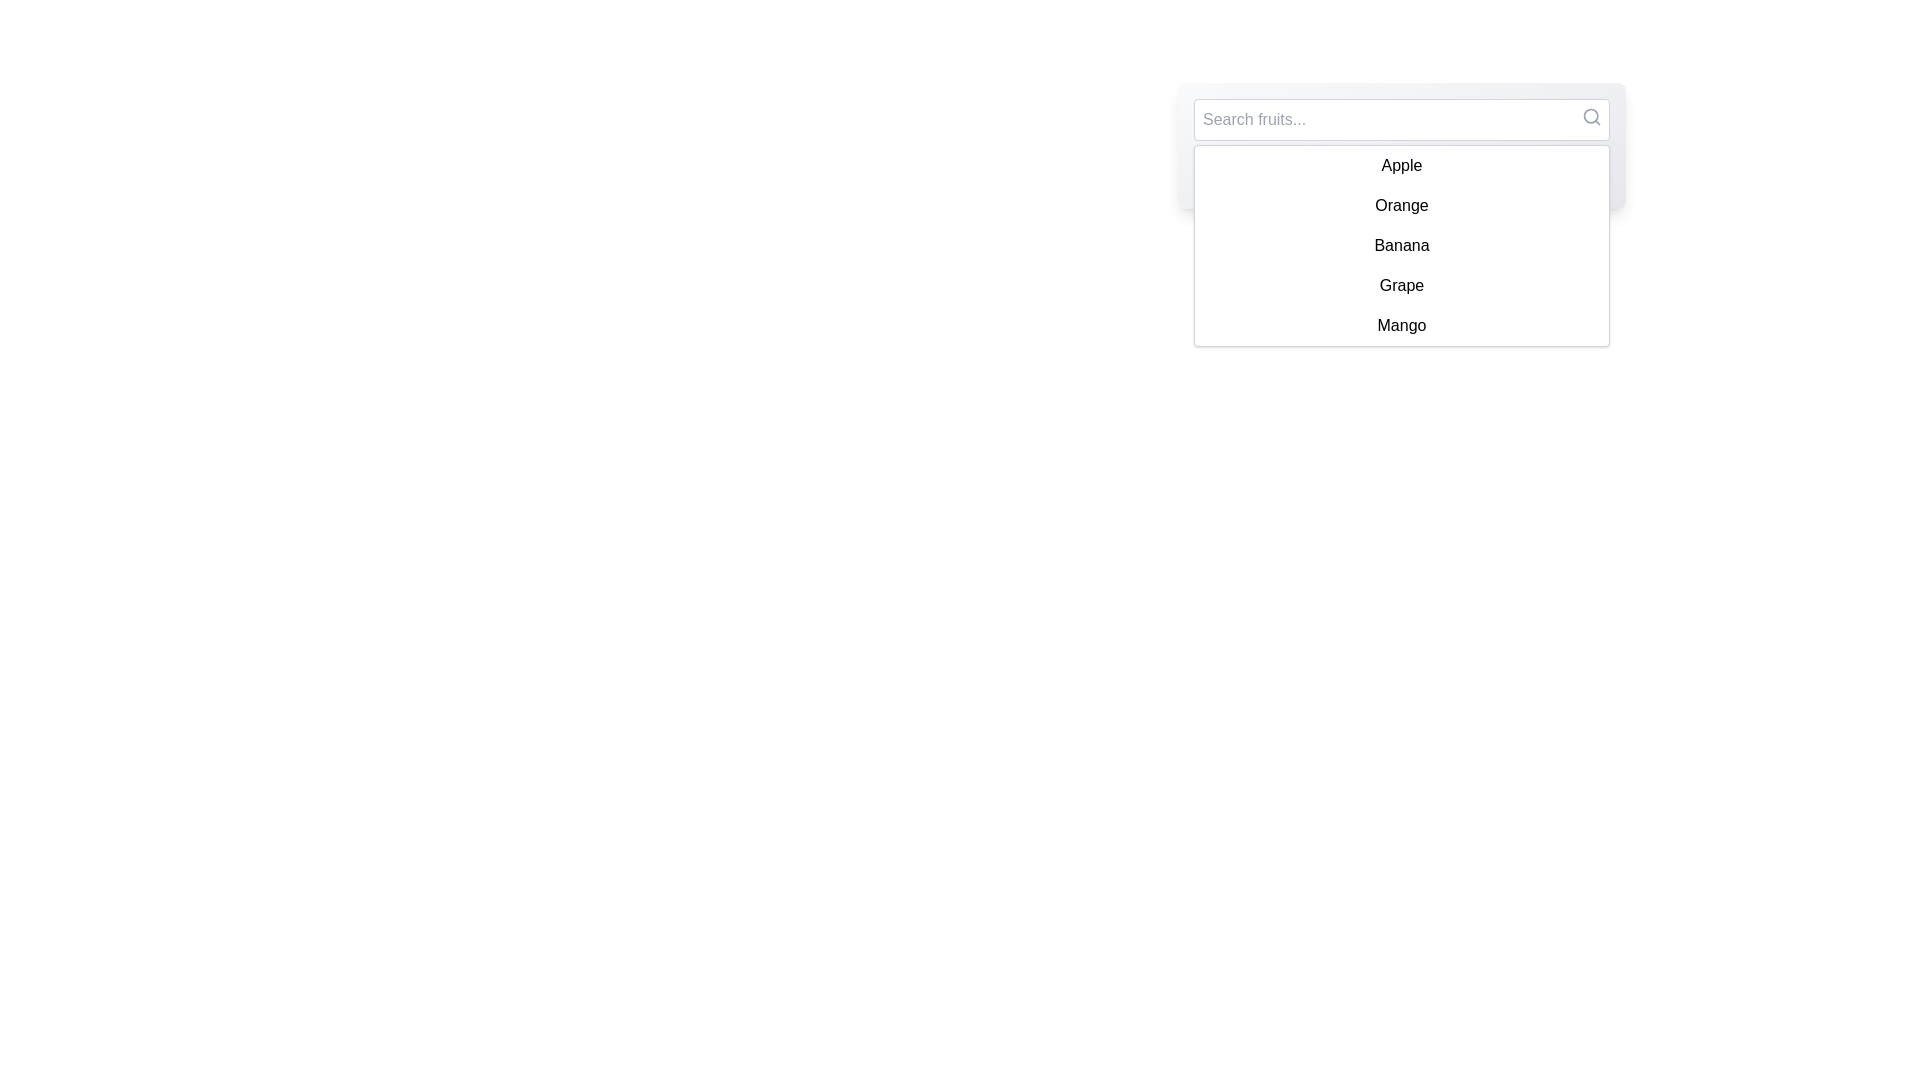 This screenshot has height=1080, width=1920. What do you see at coordinates (1400, 173) in the screenshot?
I see `text from the Text Label that serves as a header for the section displaying selected items, positioned near the top of the pane` at bounding box center [1400, 173].